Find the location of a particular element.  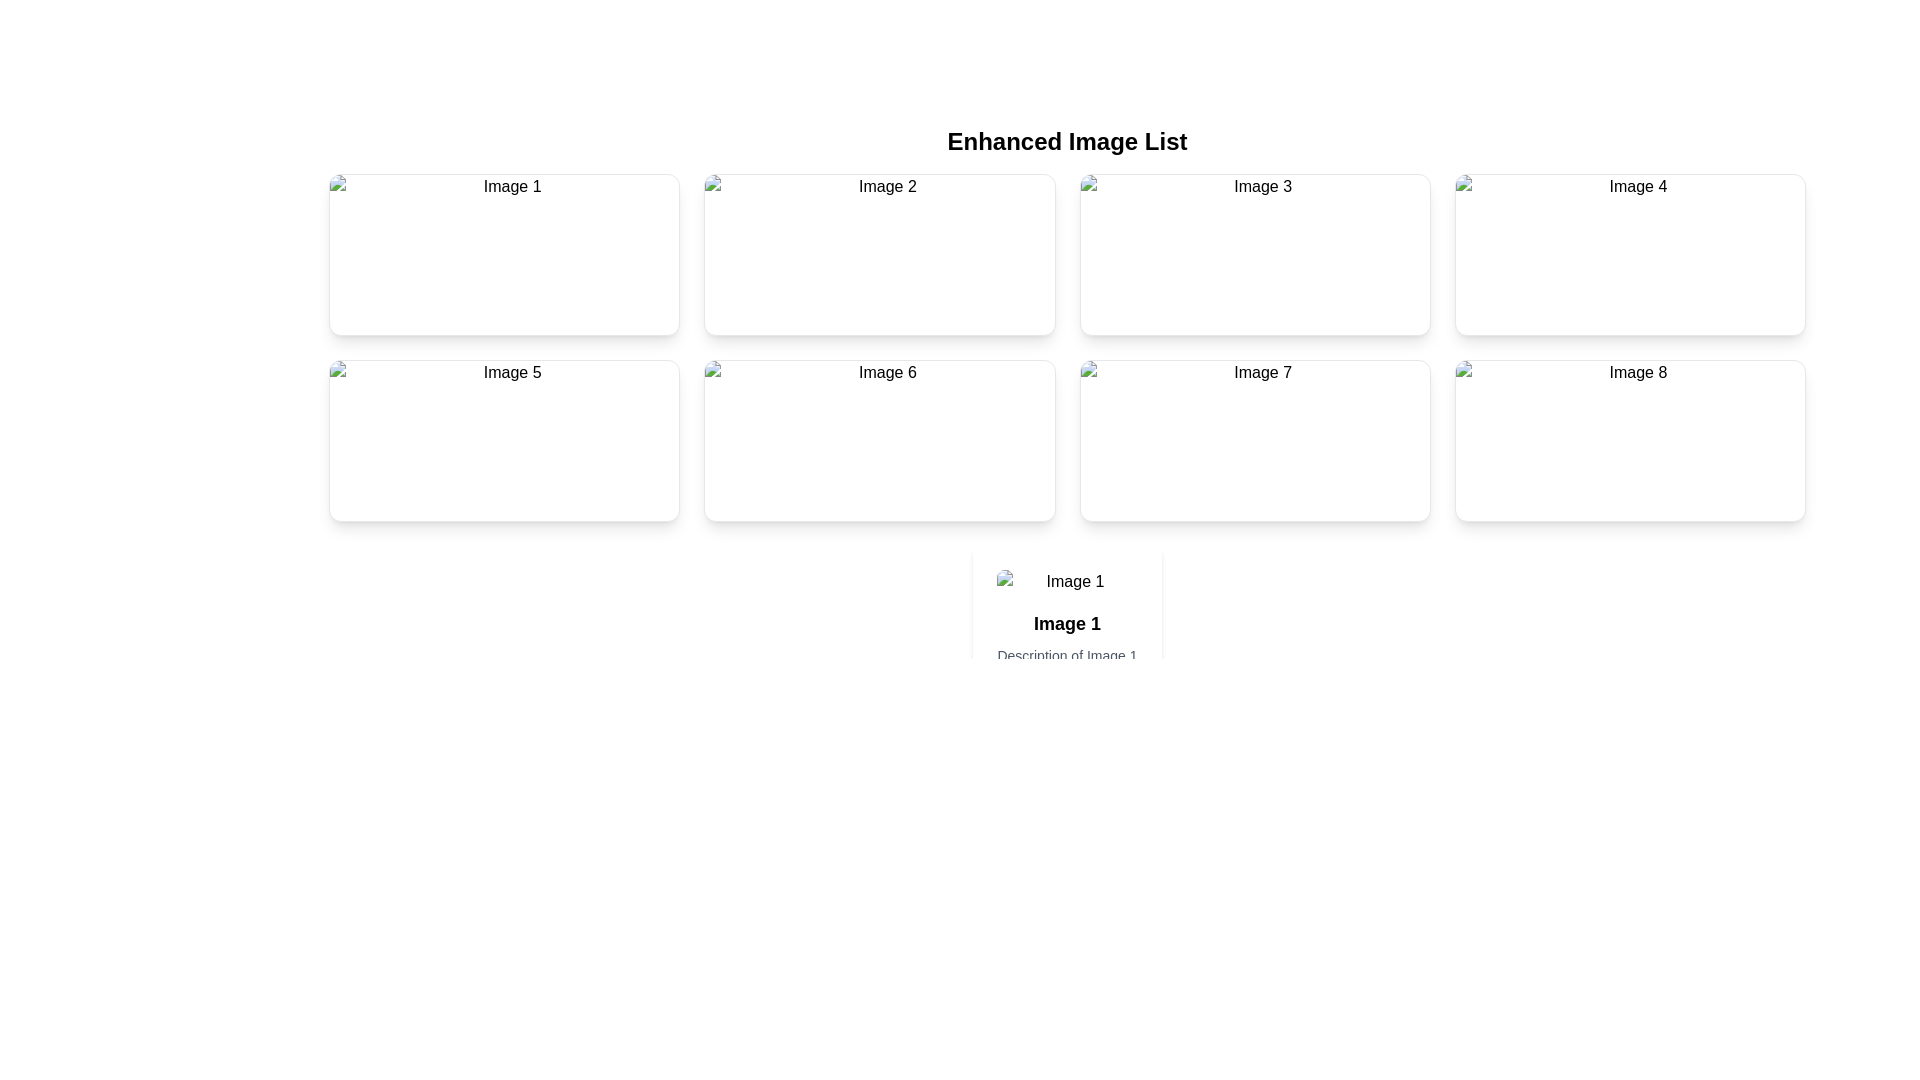

the static image that serves as a placeholder in the first row and second column of the grid layout is located at coordinates (879, 253).